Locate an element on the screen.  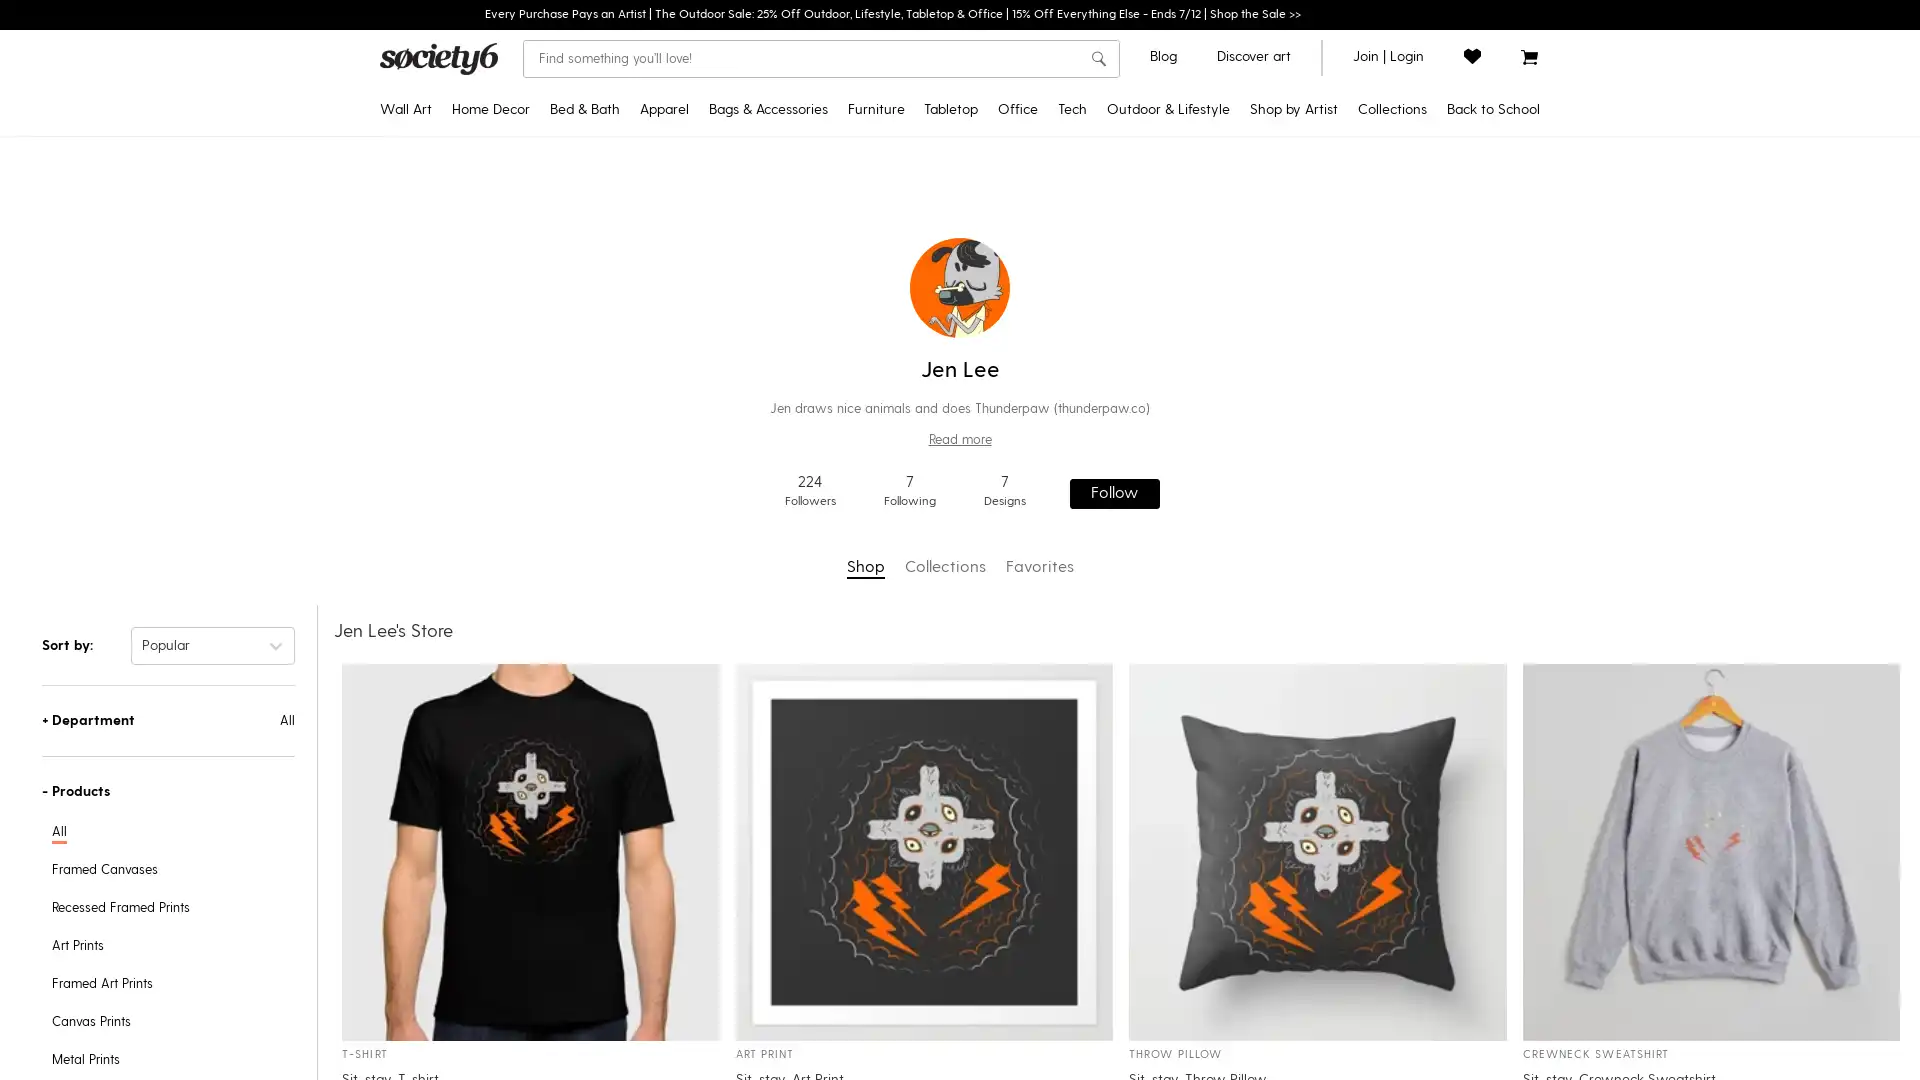
Floor Pillows is located at coordinates (528, 256).